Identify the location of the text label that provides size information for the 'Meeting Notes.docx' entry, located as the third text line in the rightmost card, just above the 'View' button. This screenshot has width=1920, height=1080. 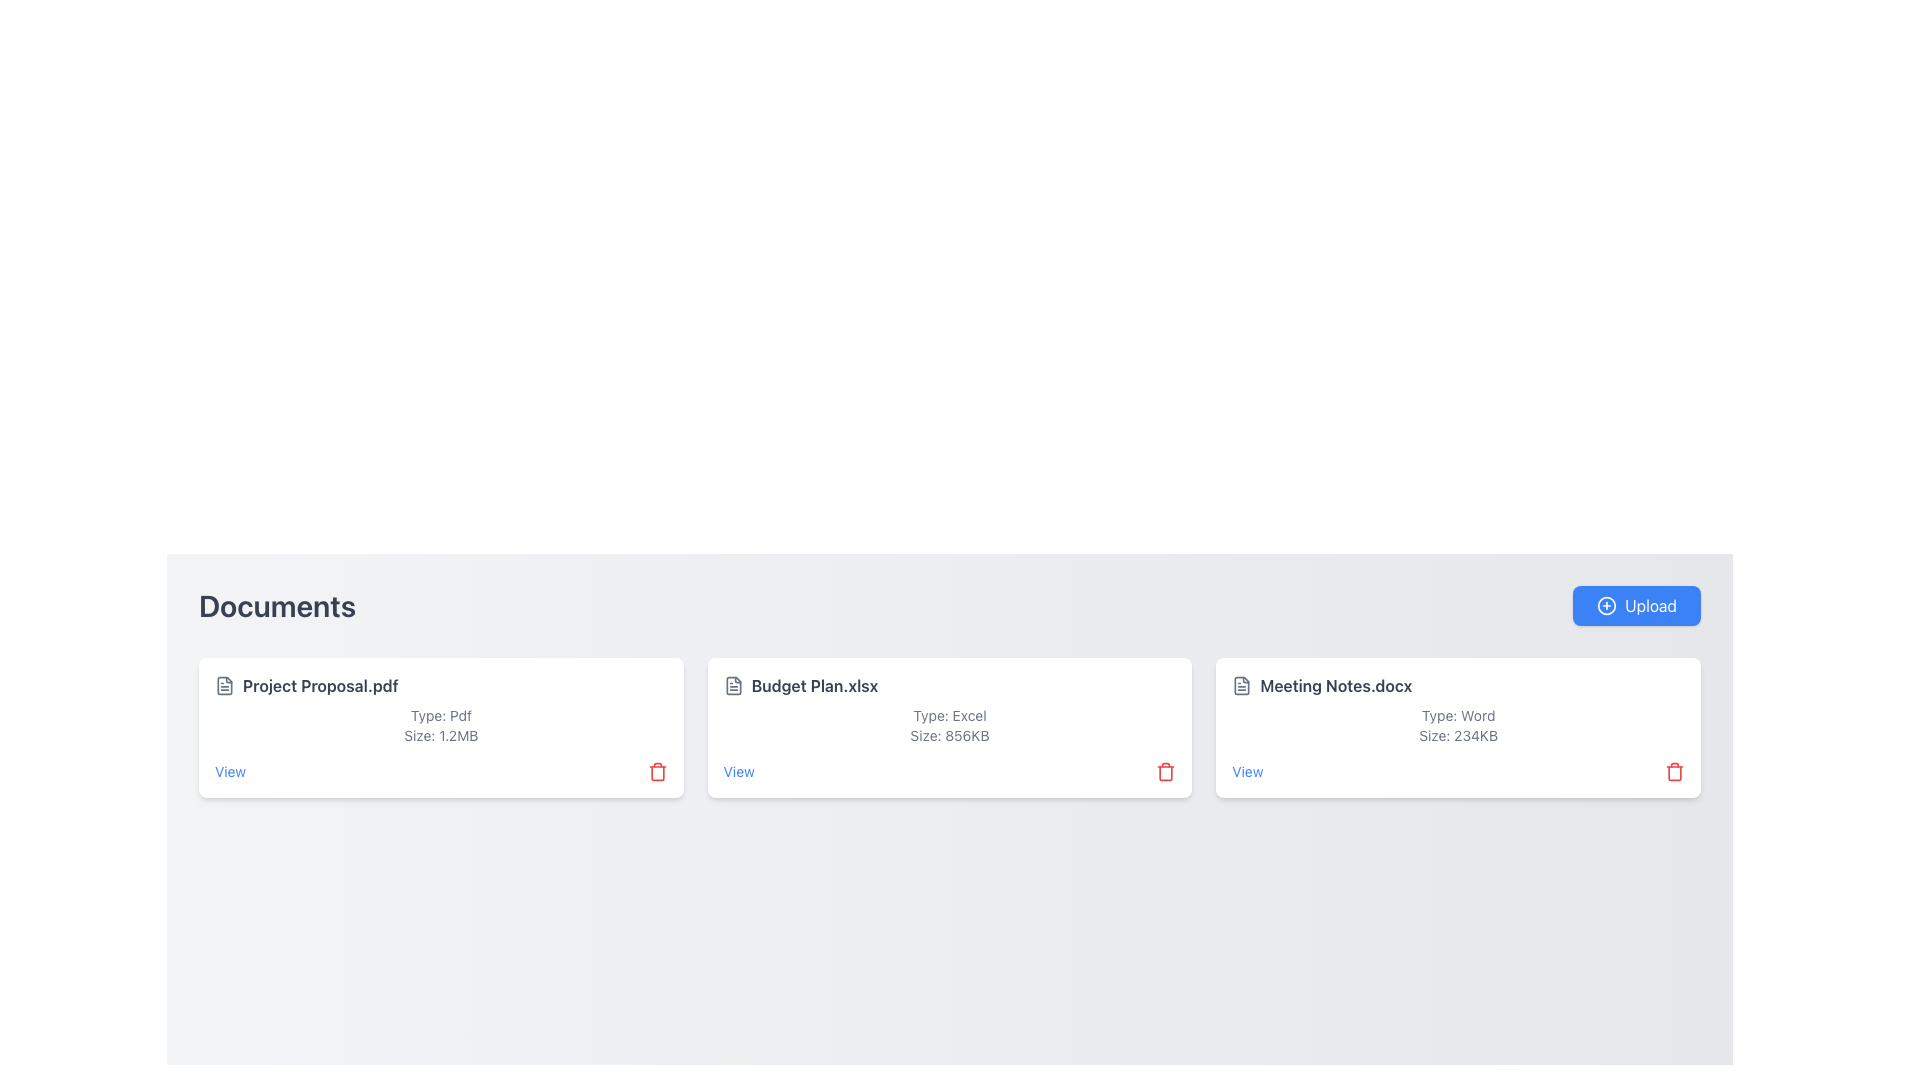
(1458, 736).